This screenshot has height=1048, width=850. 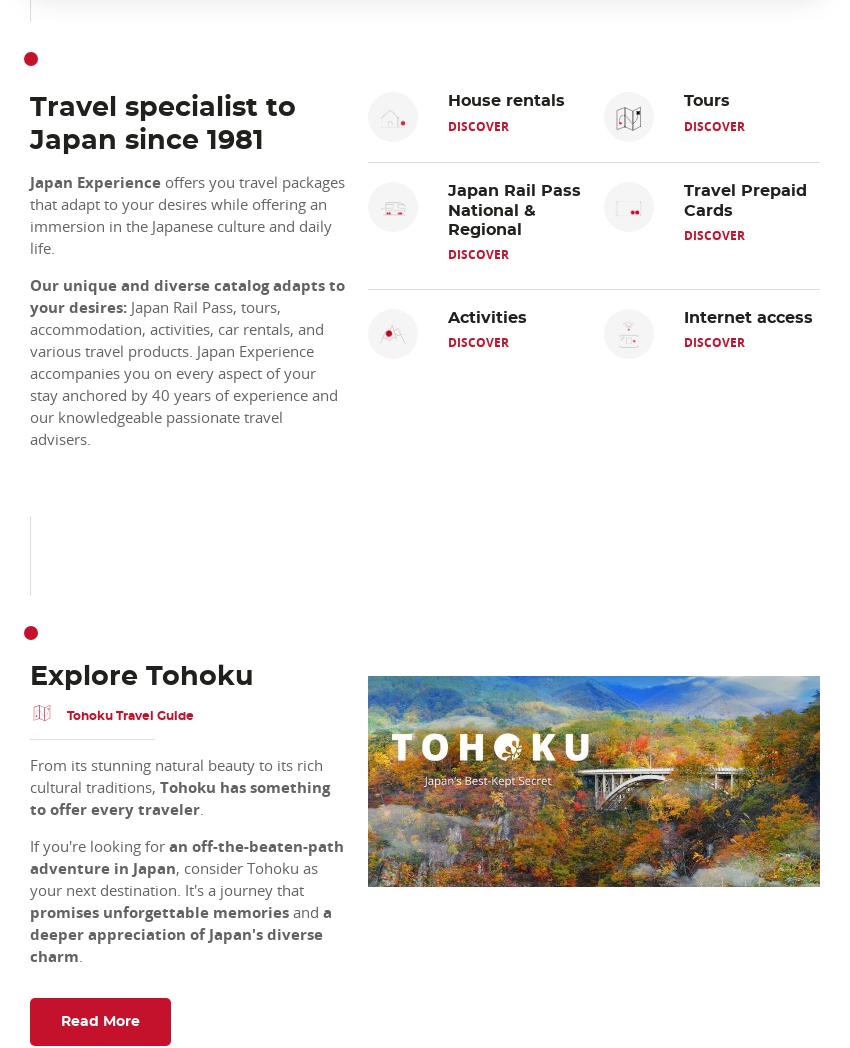 What do you see at coordinates (29, 856) in the screenshot?
I see `'an off-the-beaten-path adventure in Japan'` at bounding box center [29, 856].